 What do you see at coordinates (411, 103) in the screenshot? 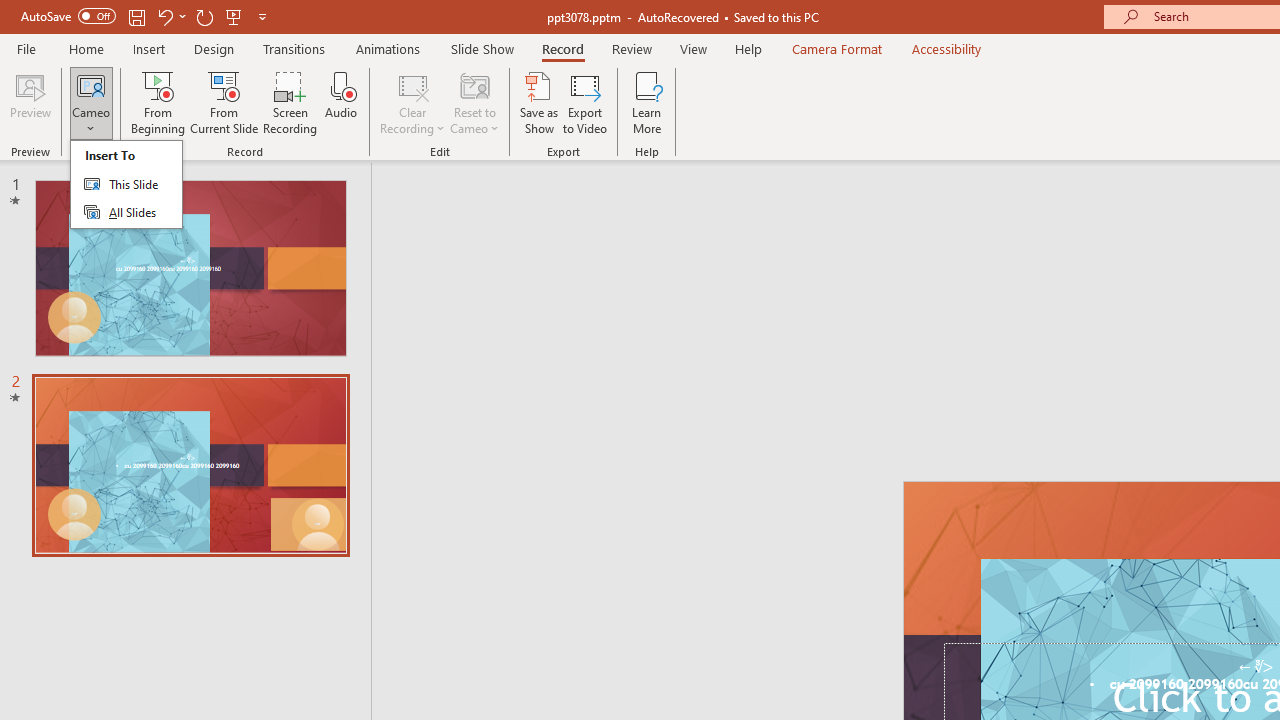
I see `'Clear Recording'` at bounding box center [411, 103].